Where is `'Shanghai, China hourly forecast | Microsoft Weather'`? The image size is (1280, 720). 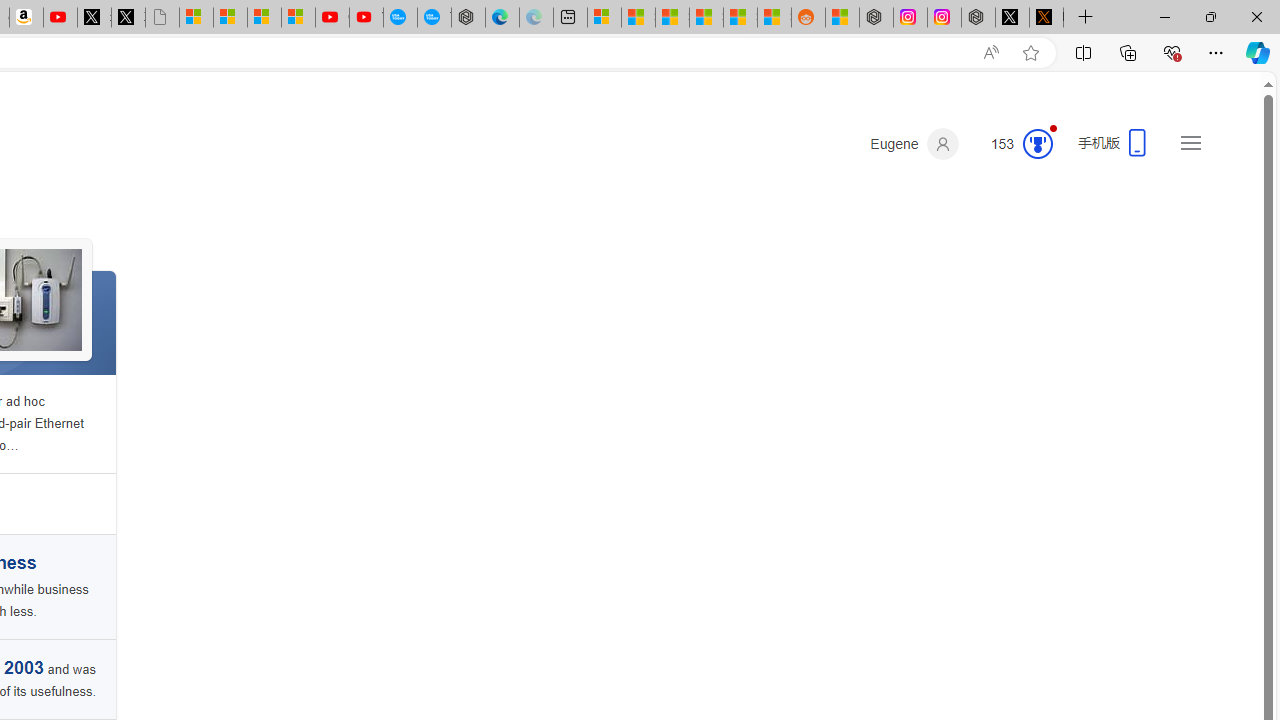
'Shanghai, China hourly forecast | Microsoft Weather' is located at coordinates (672, 17).